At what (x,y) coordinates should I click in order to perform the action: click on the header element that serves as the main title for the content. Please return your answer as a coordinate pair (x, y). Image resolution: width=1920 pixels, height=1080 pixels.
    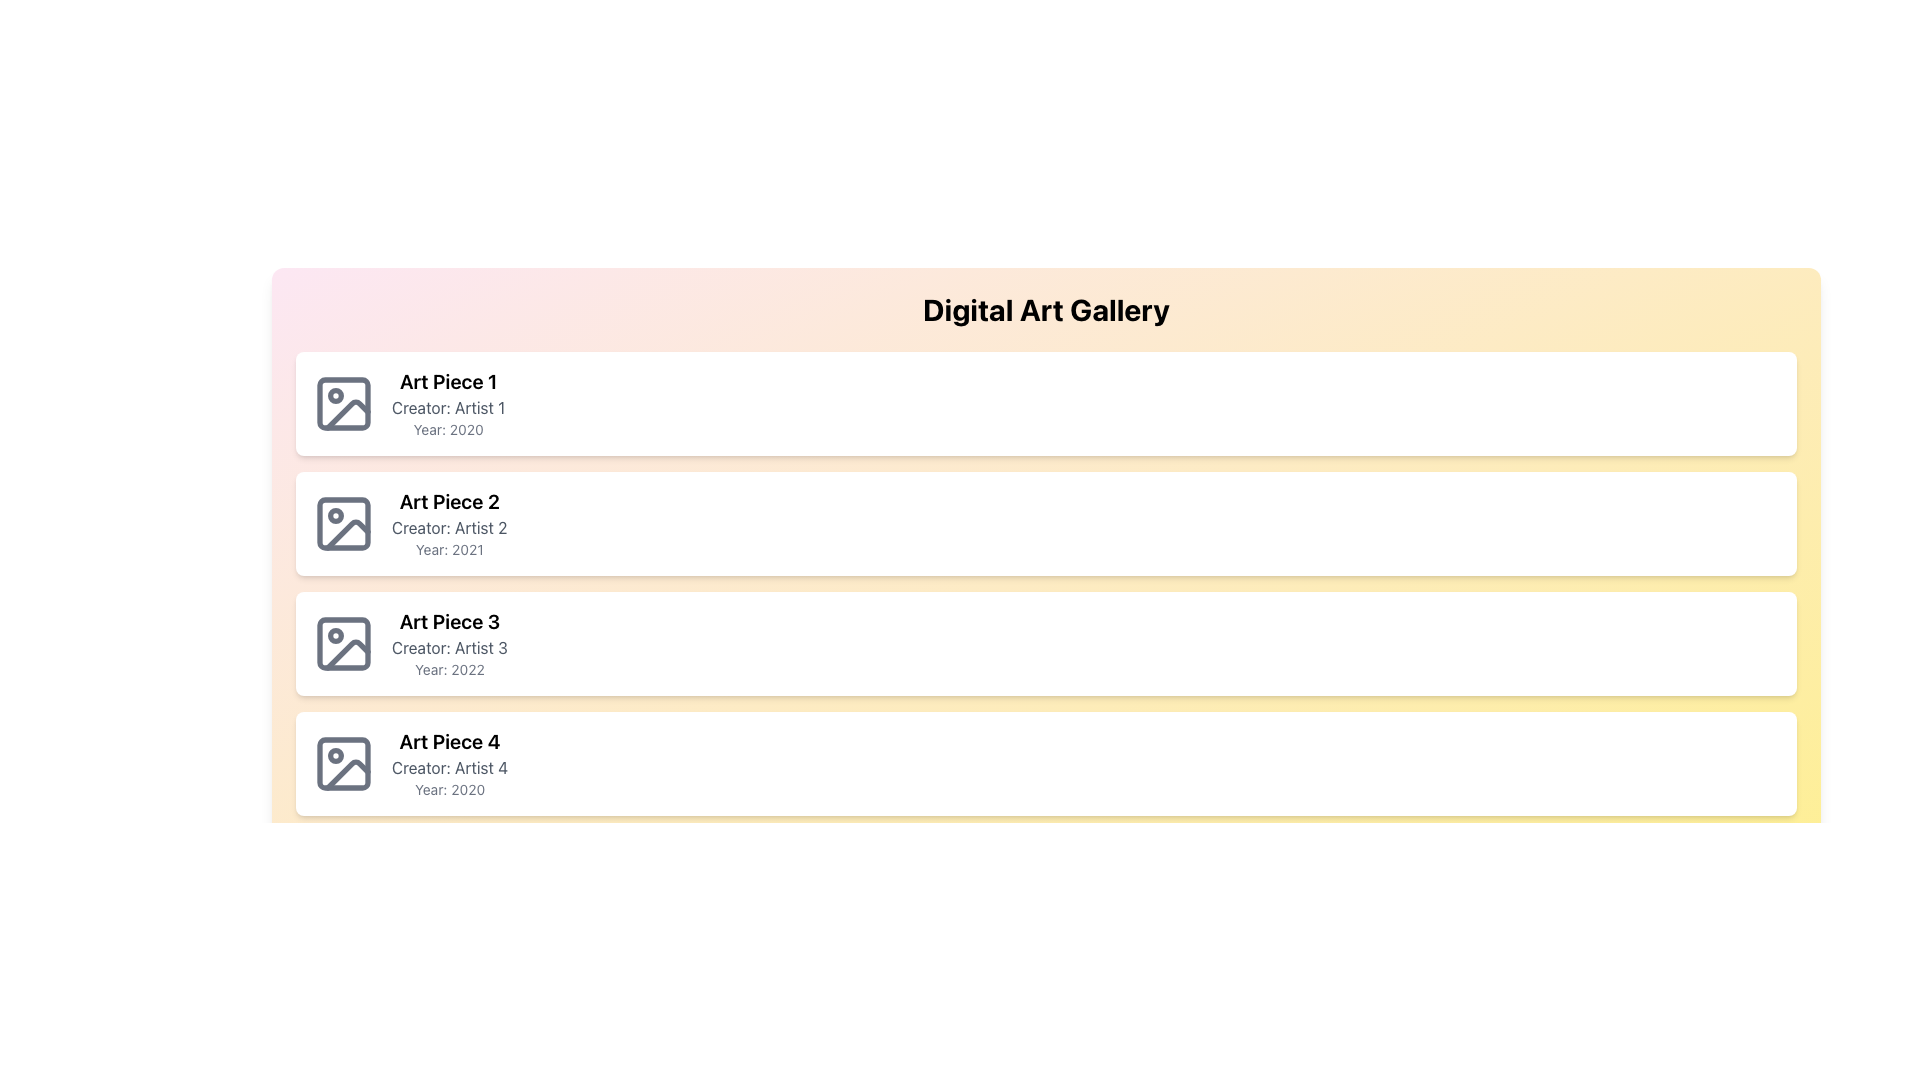
    Looking at the image, I should click on (1045, 309).